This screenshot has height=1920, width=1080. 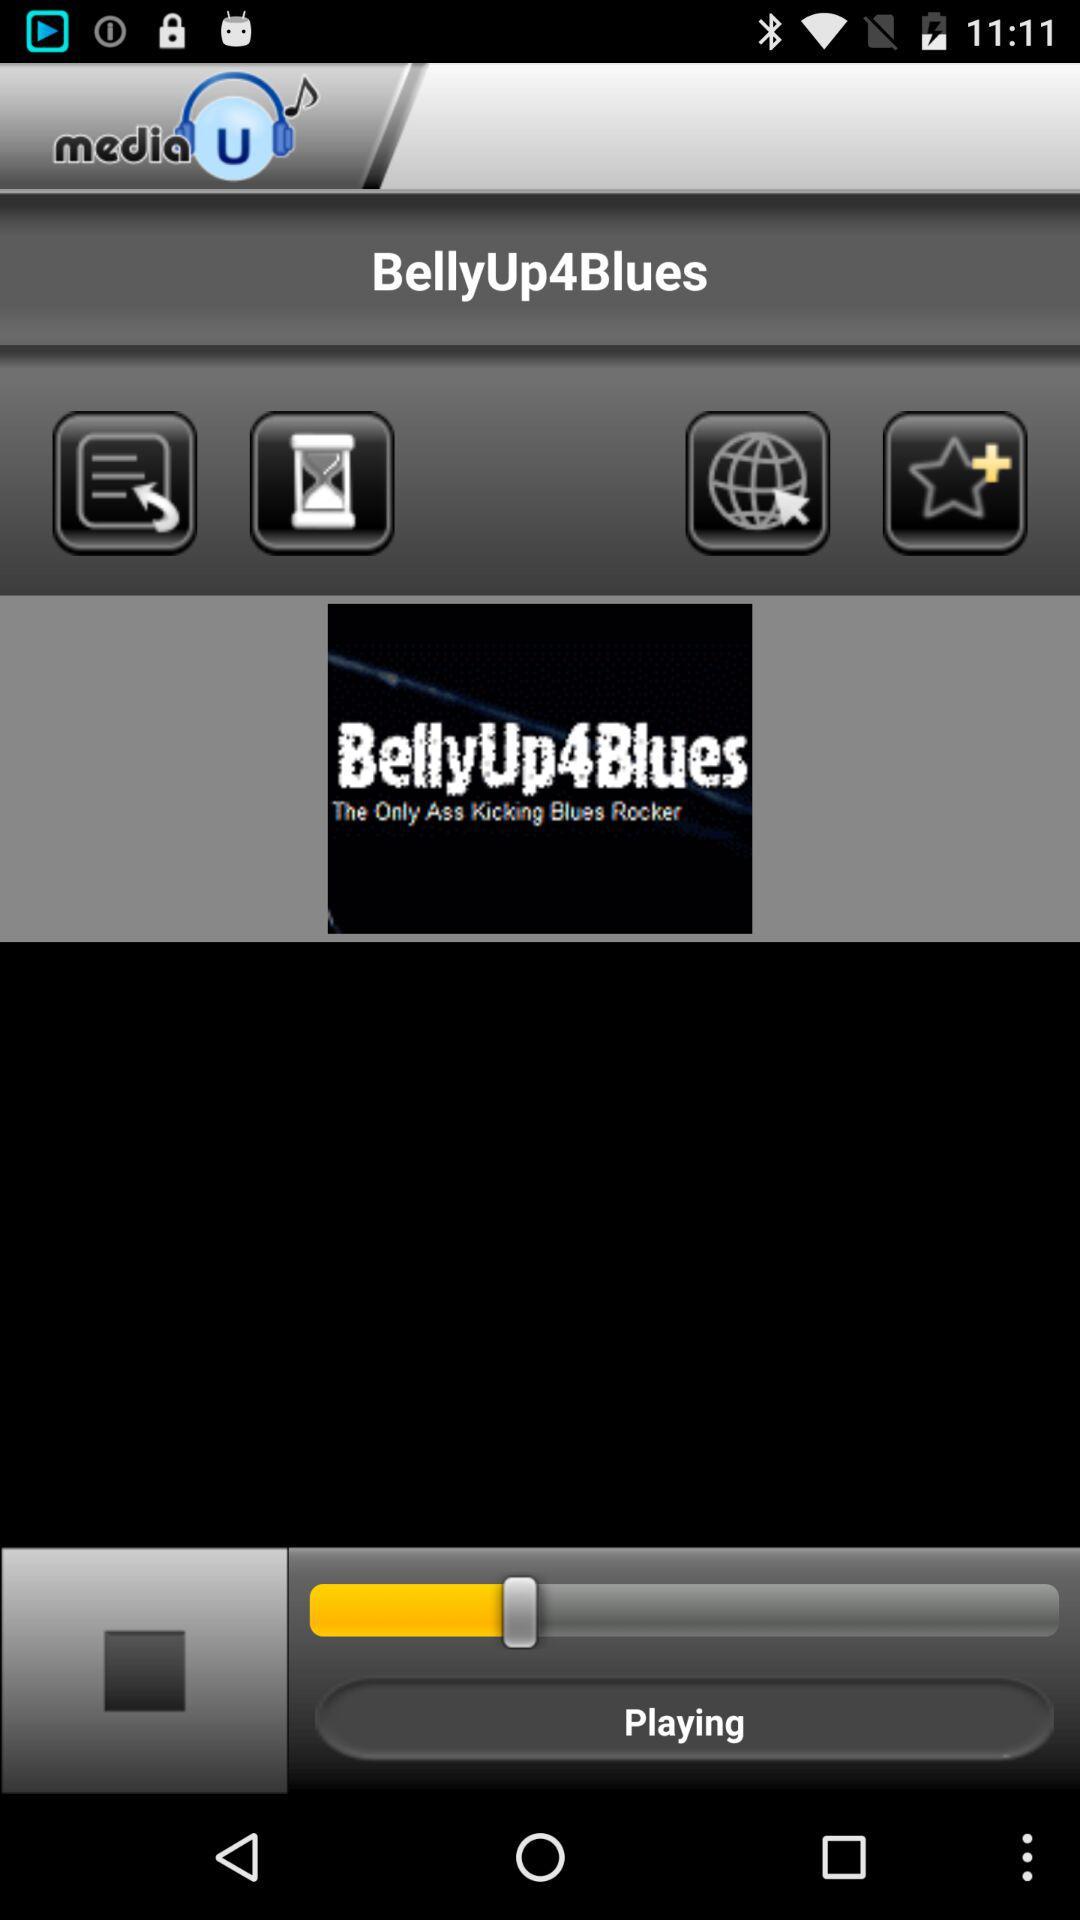 I want to click on button at the bottom left corner, so click(x=143, y=1669).